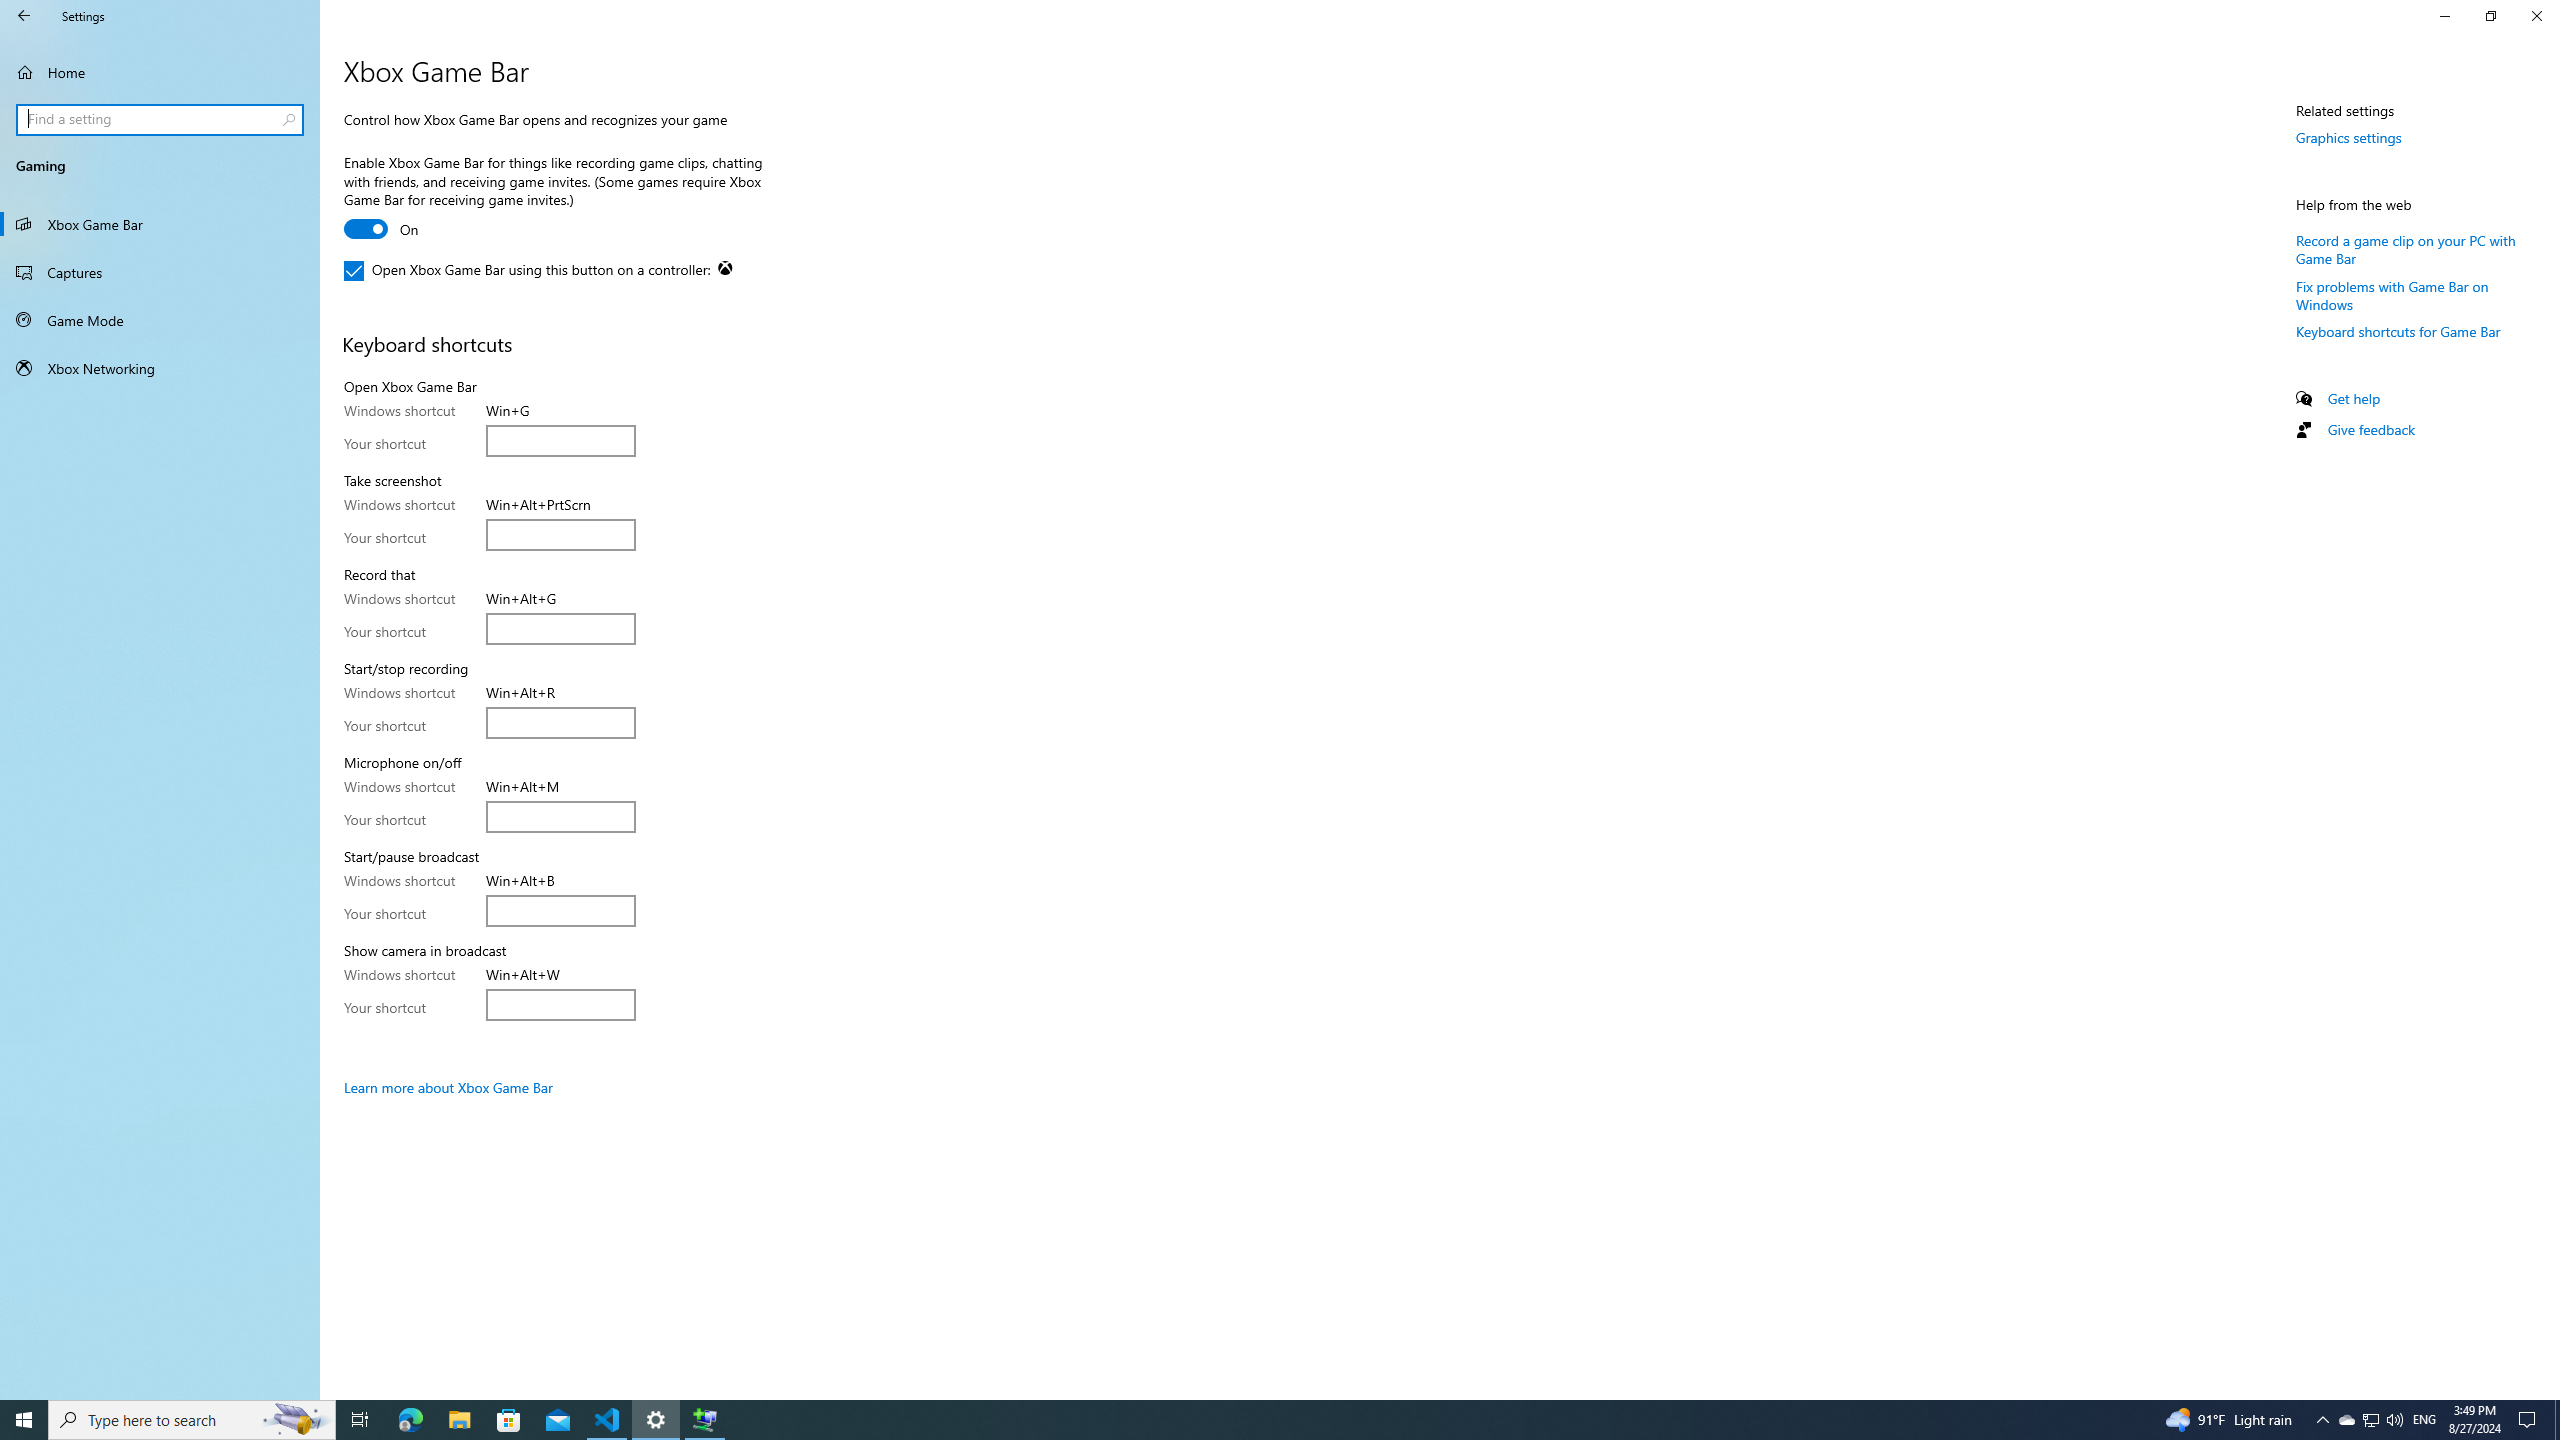  Describe the element at coordinates (2348, 137) in the screenshot. I see `'Graphics settings'` at that location.